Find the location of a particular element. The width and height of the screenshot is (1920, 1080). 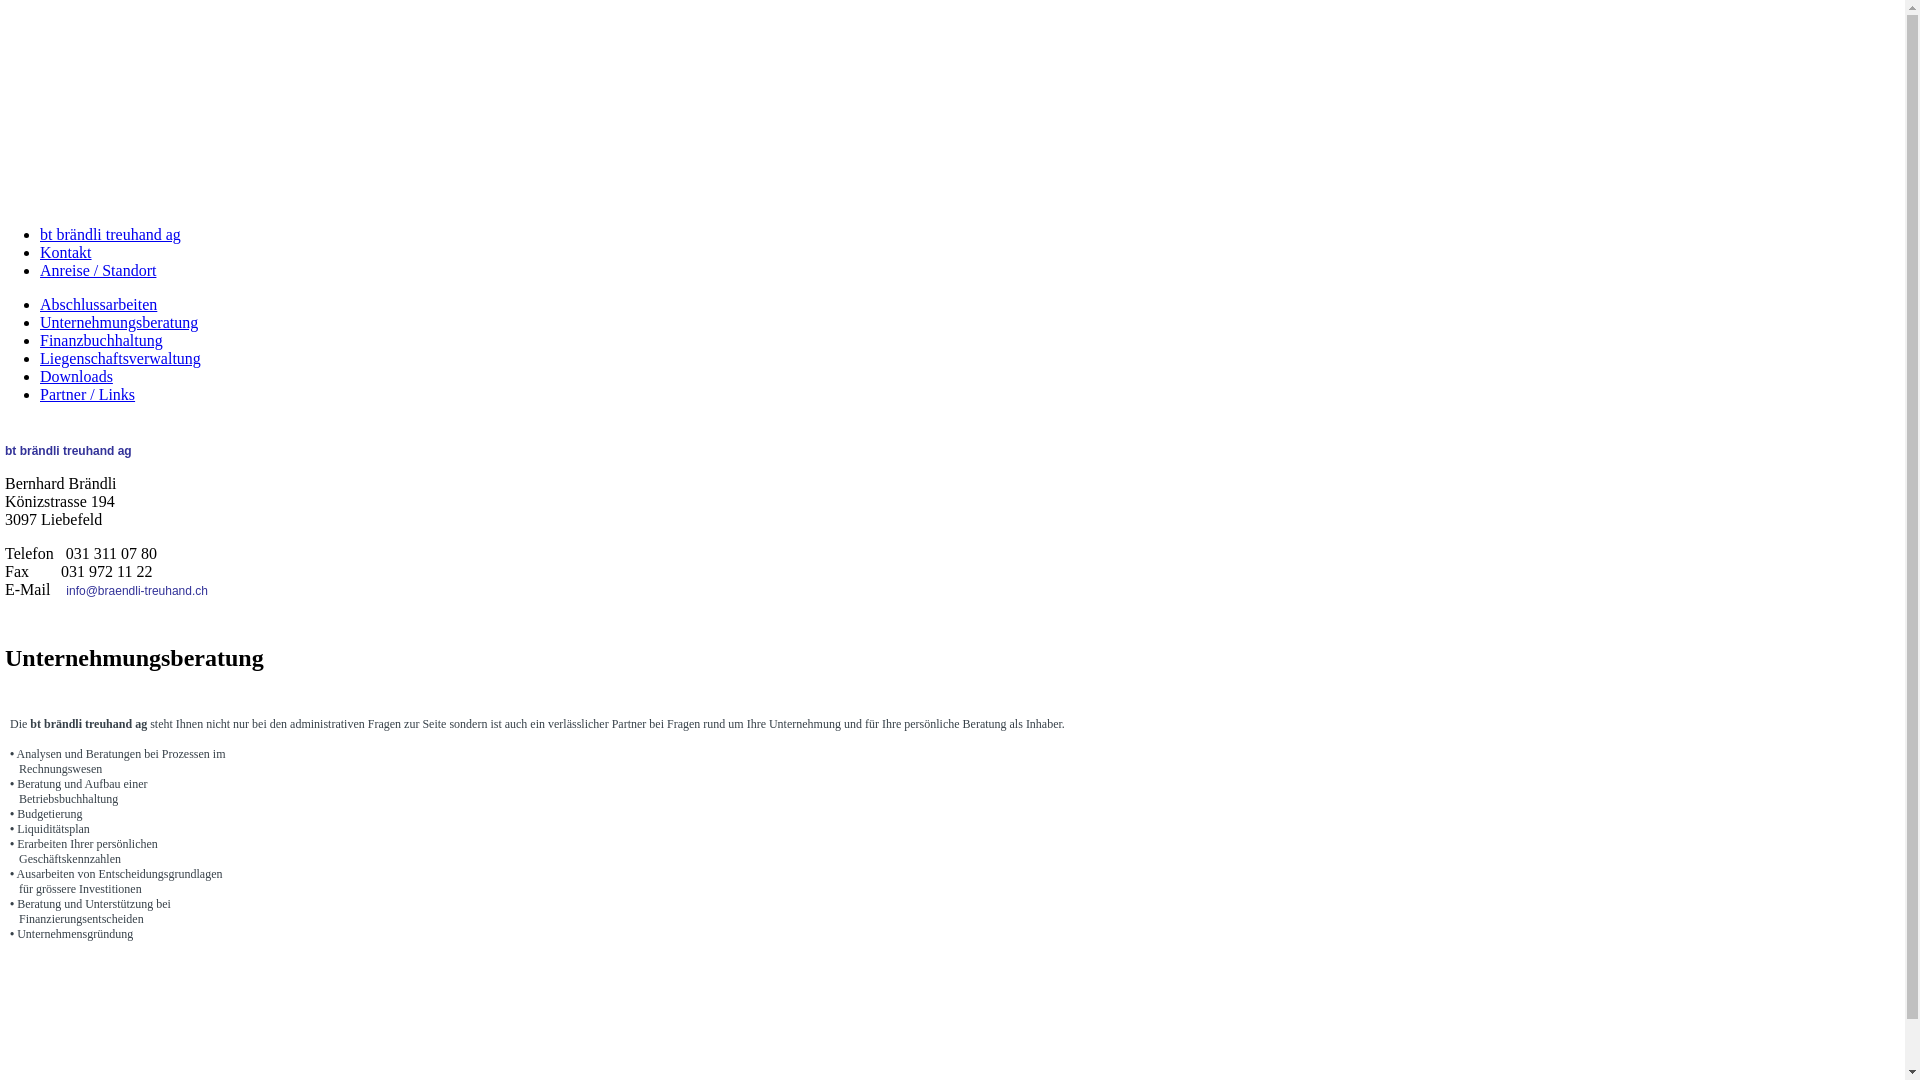

'info@braendli-treuhand.ch' is located at coordinates (136, 589).